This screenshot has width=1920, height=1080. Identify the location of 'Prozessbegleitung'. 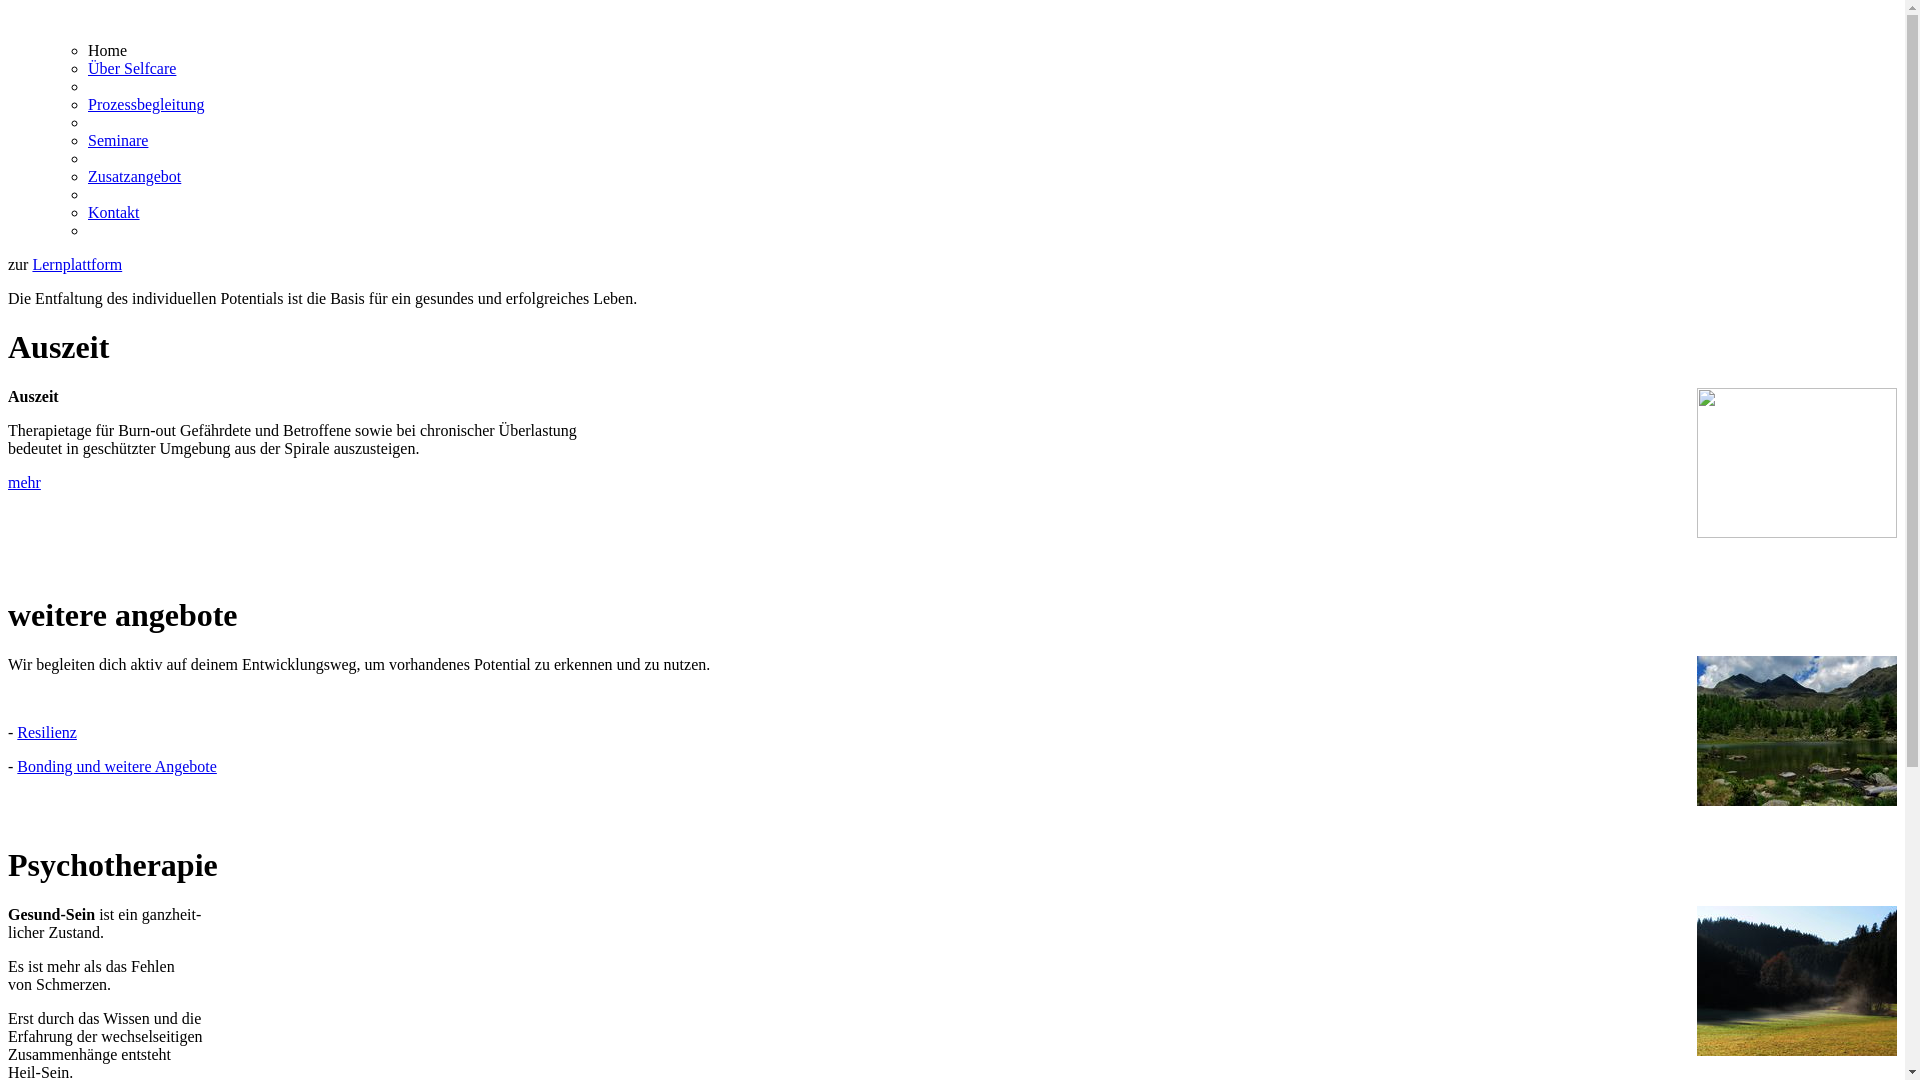
(144, 104).